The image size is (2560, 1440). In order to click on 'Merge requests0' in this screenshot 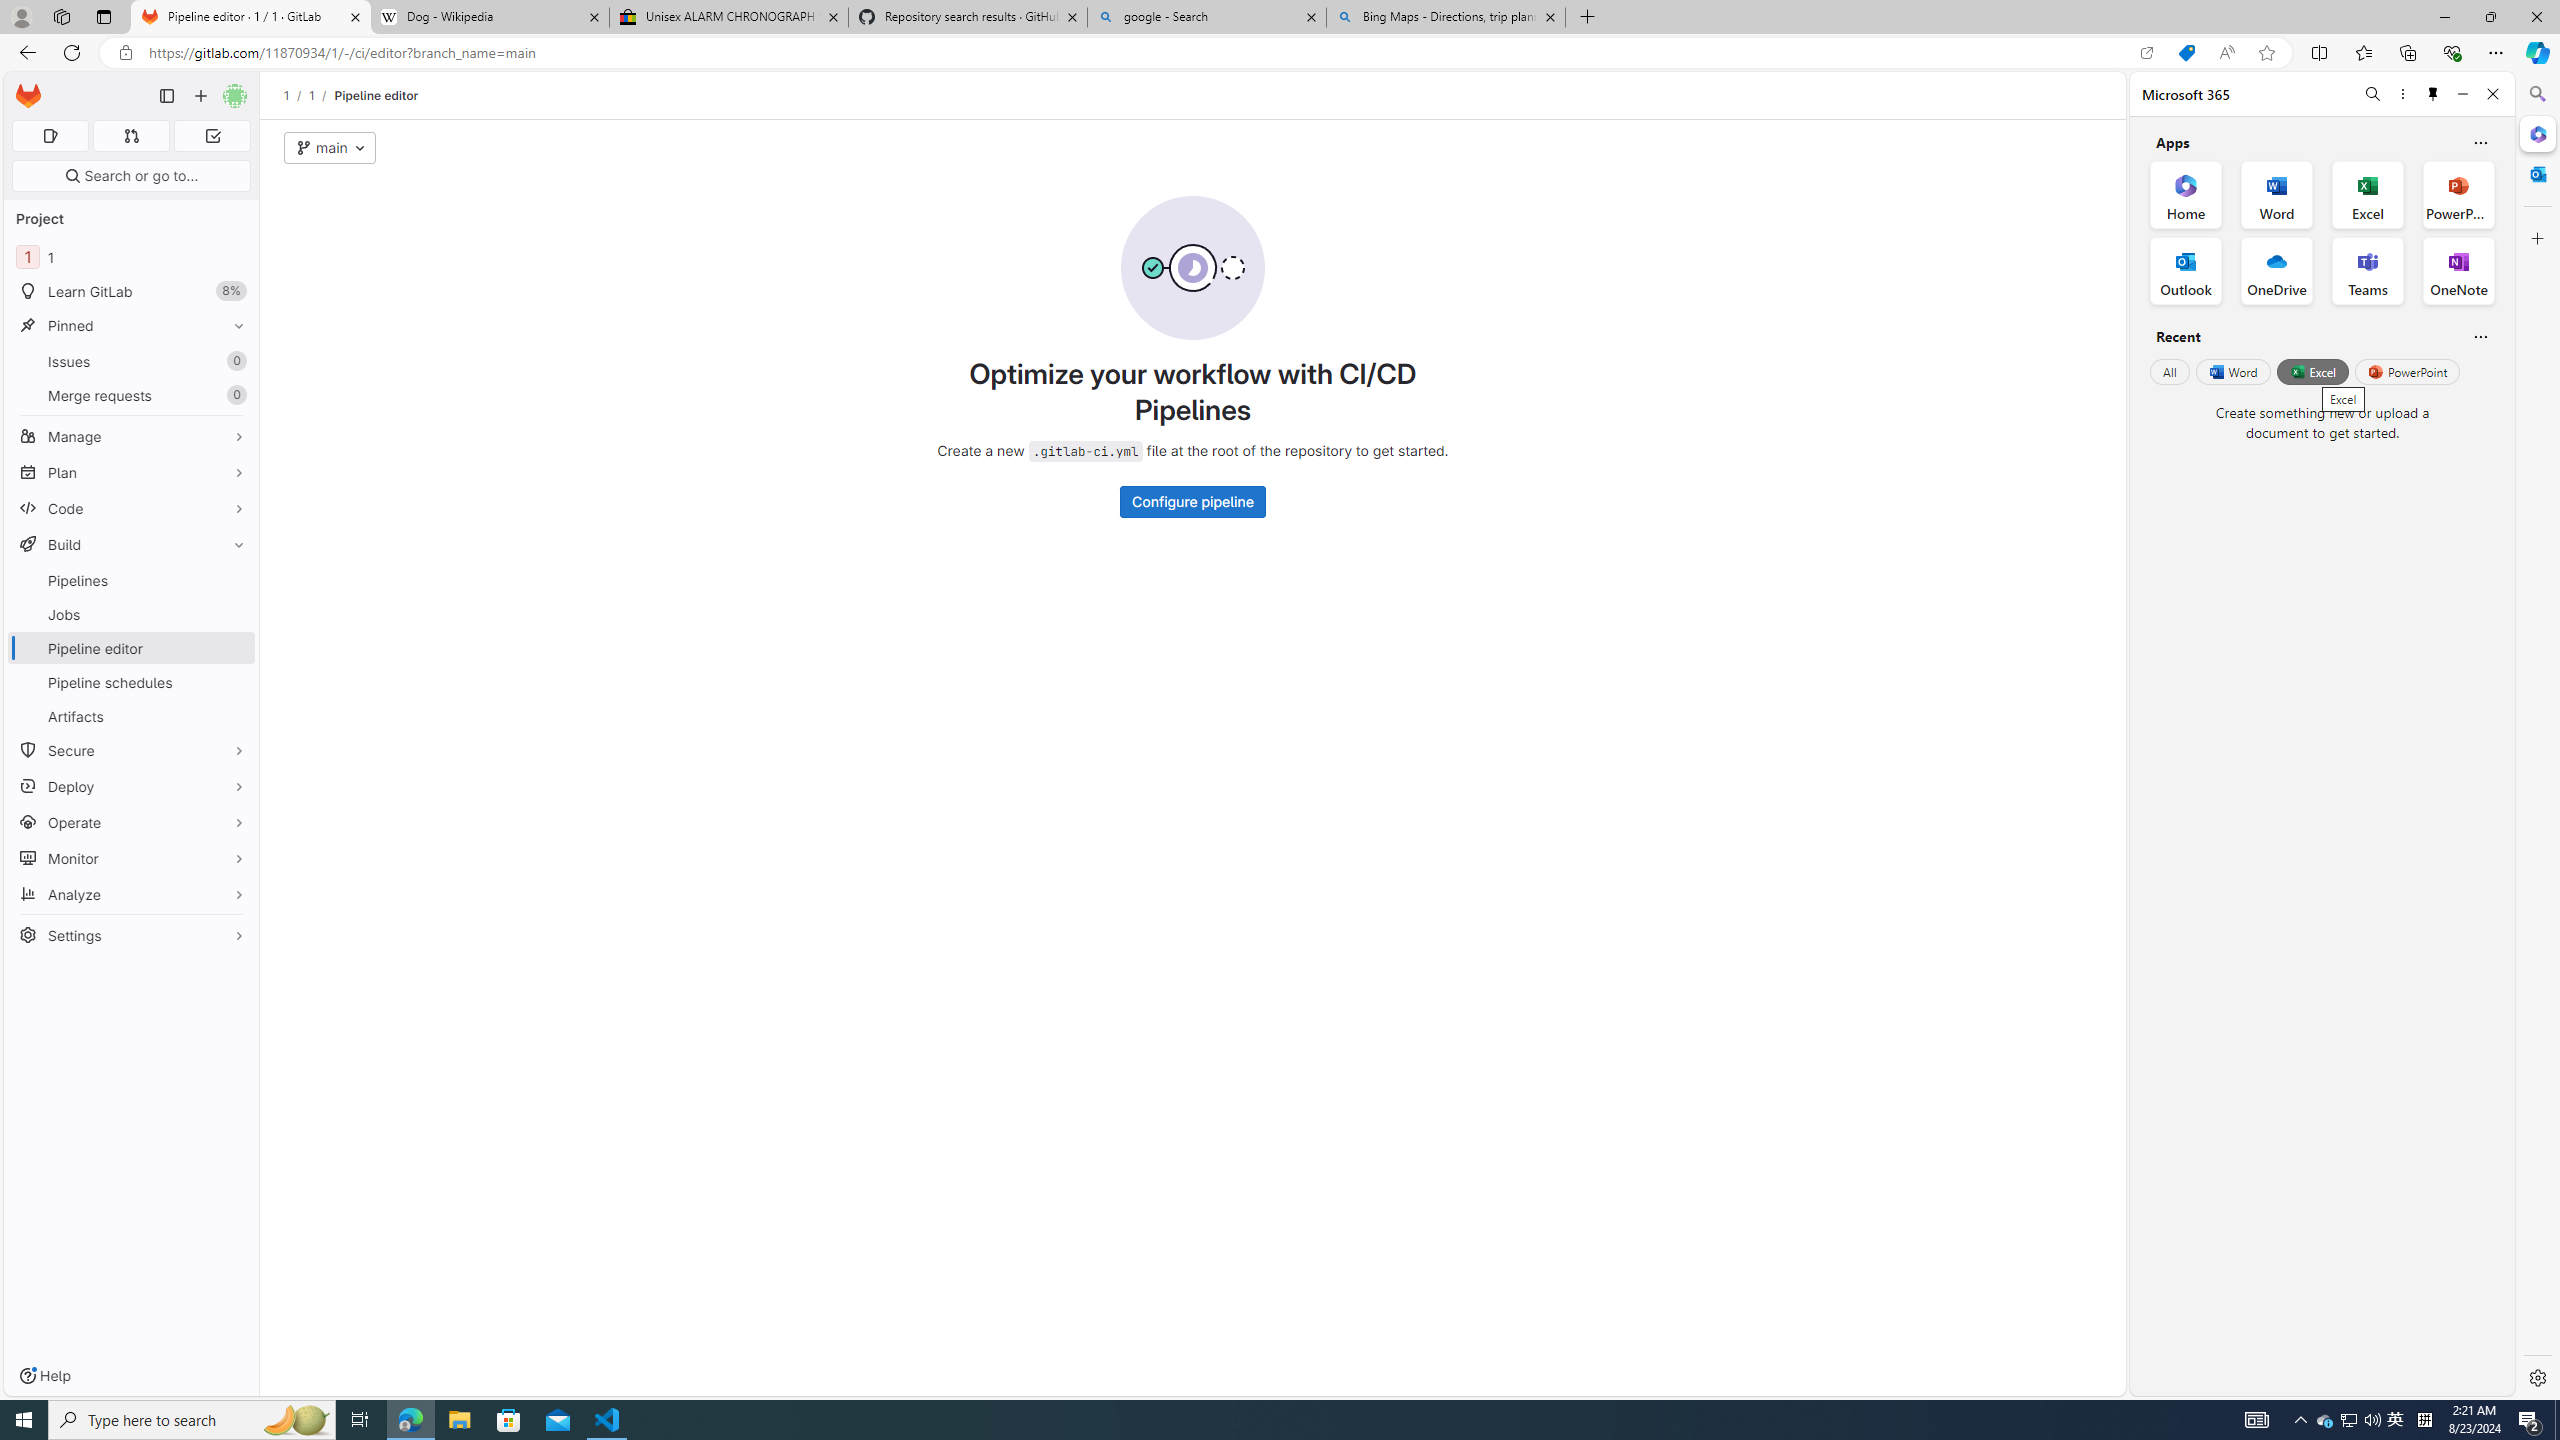, I will do `click(130, 394)`.